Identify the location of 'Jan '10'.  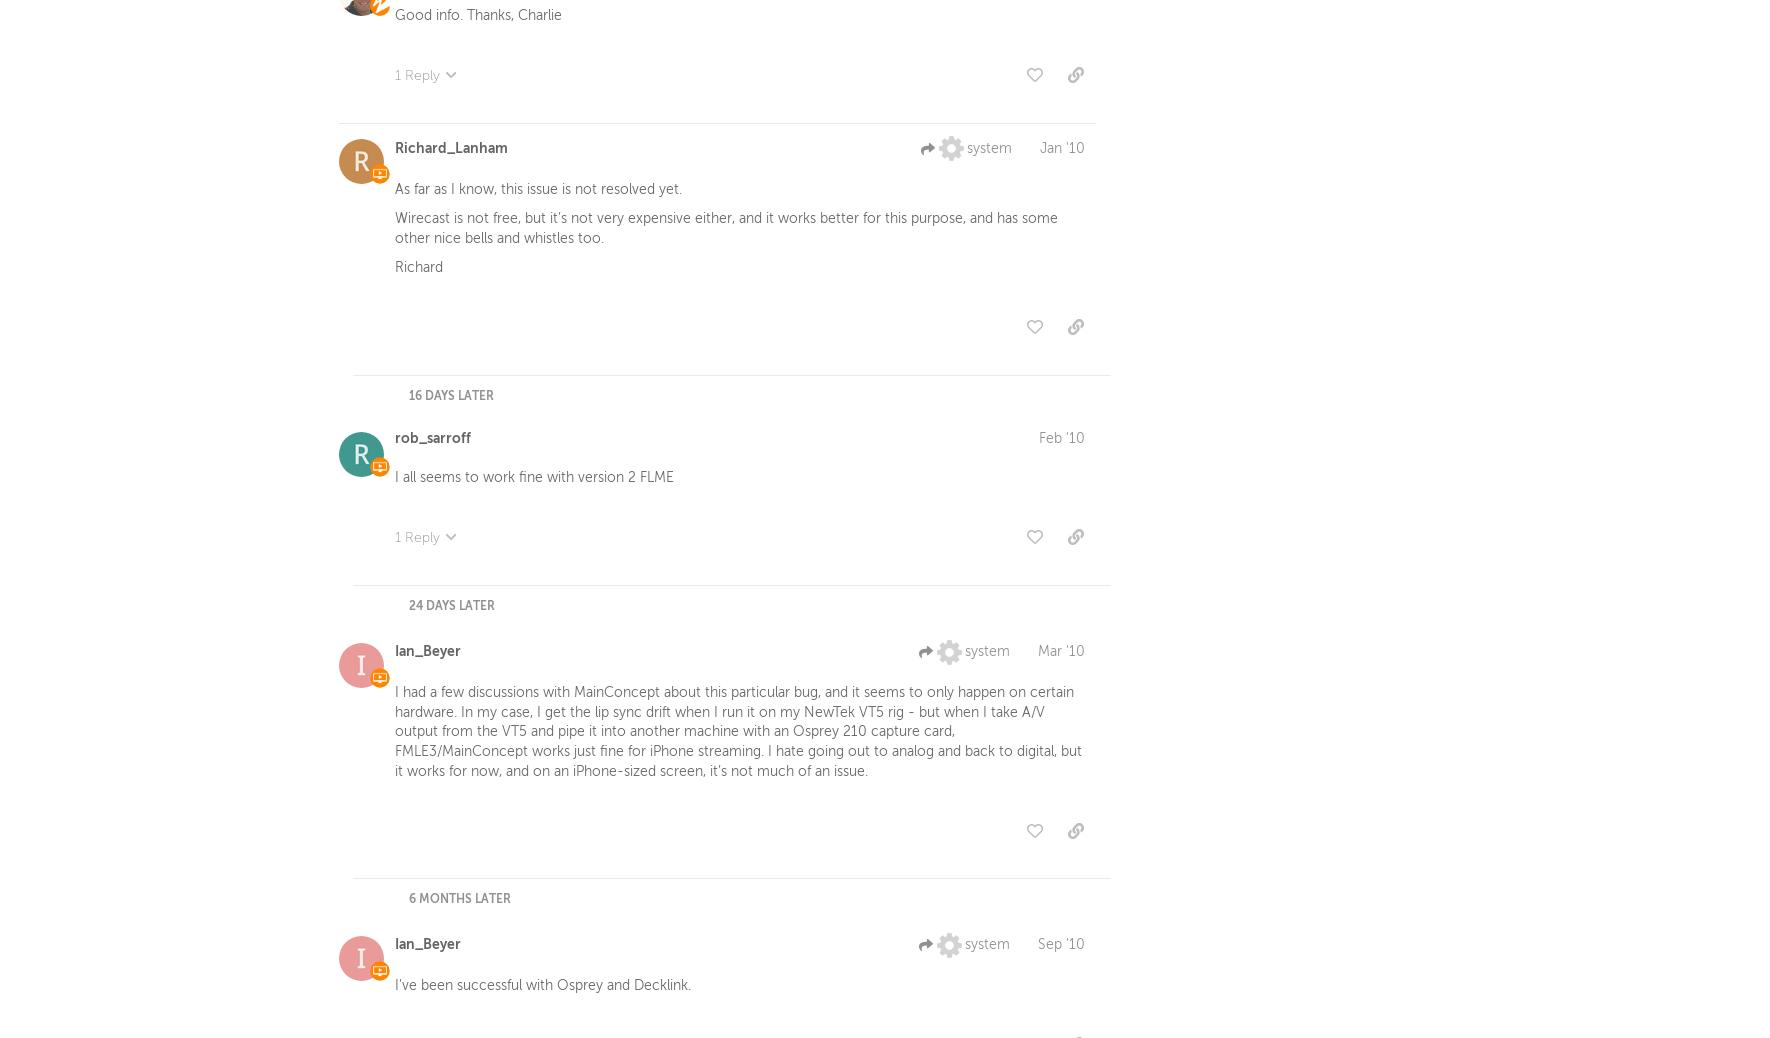
(1062, 151).